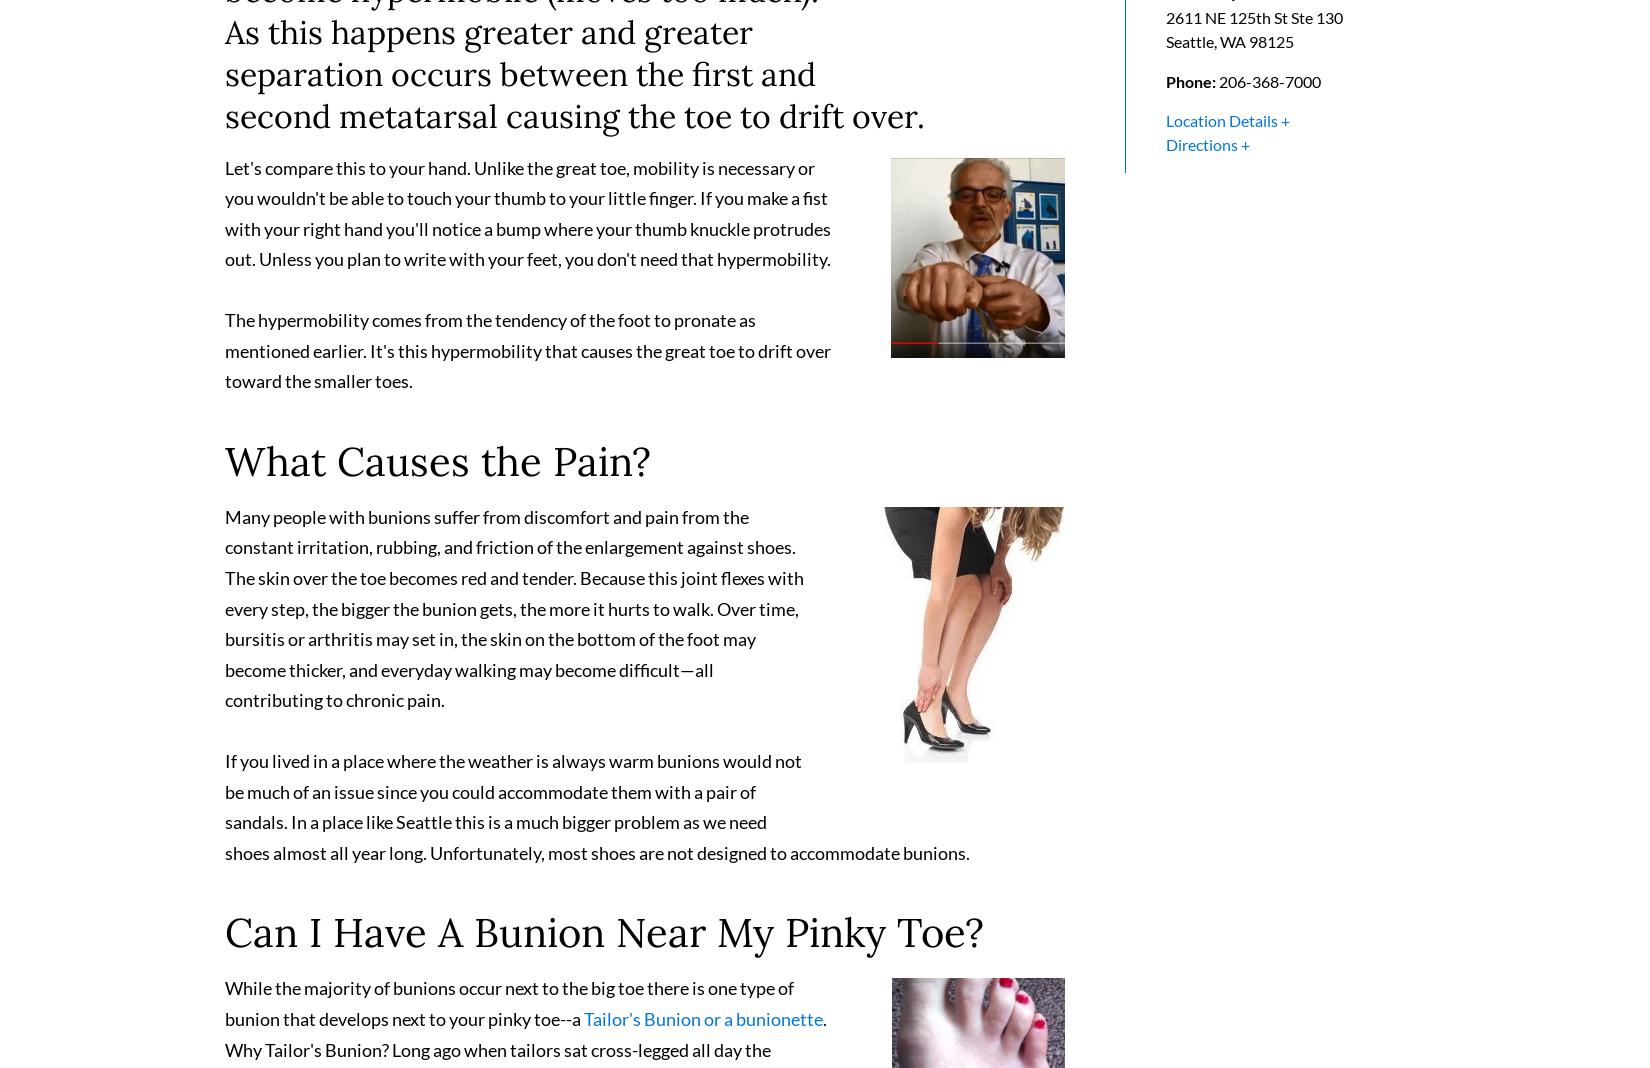 The image size is (1650, 1068). What do you see at coordinates (513, 615) in the screenshot?
I see `'Many people with bunions suffer from discomfort and pain from the constant irritation, rubbing, and friction of the enlargement against shoes. The skin over the toe becomes red and tender. Because this joint flexes with every step, the bigger the bunion gets, the more it hurts to walk. Over time, bursitis or arthritis may set in, the skin on the bottom of the foot may become thicker, and everyday walking may become difficult—all contributing to chronic pain.'` at bounding box center [513, 615].